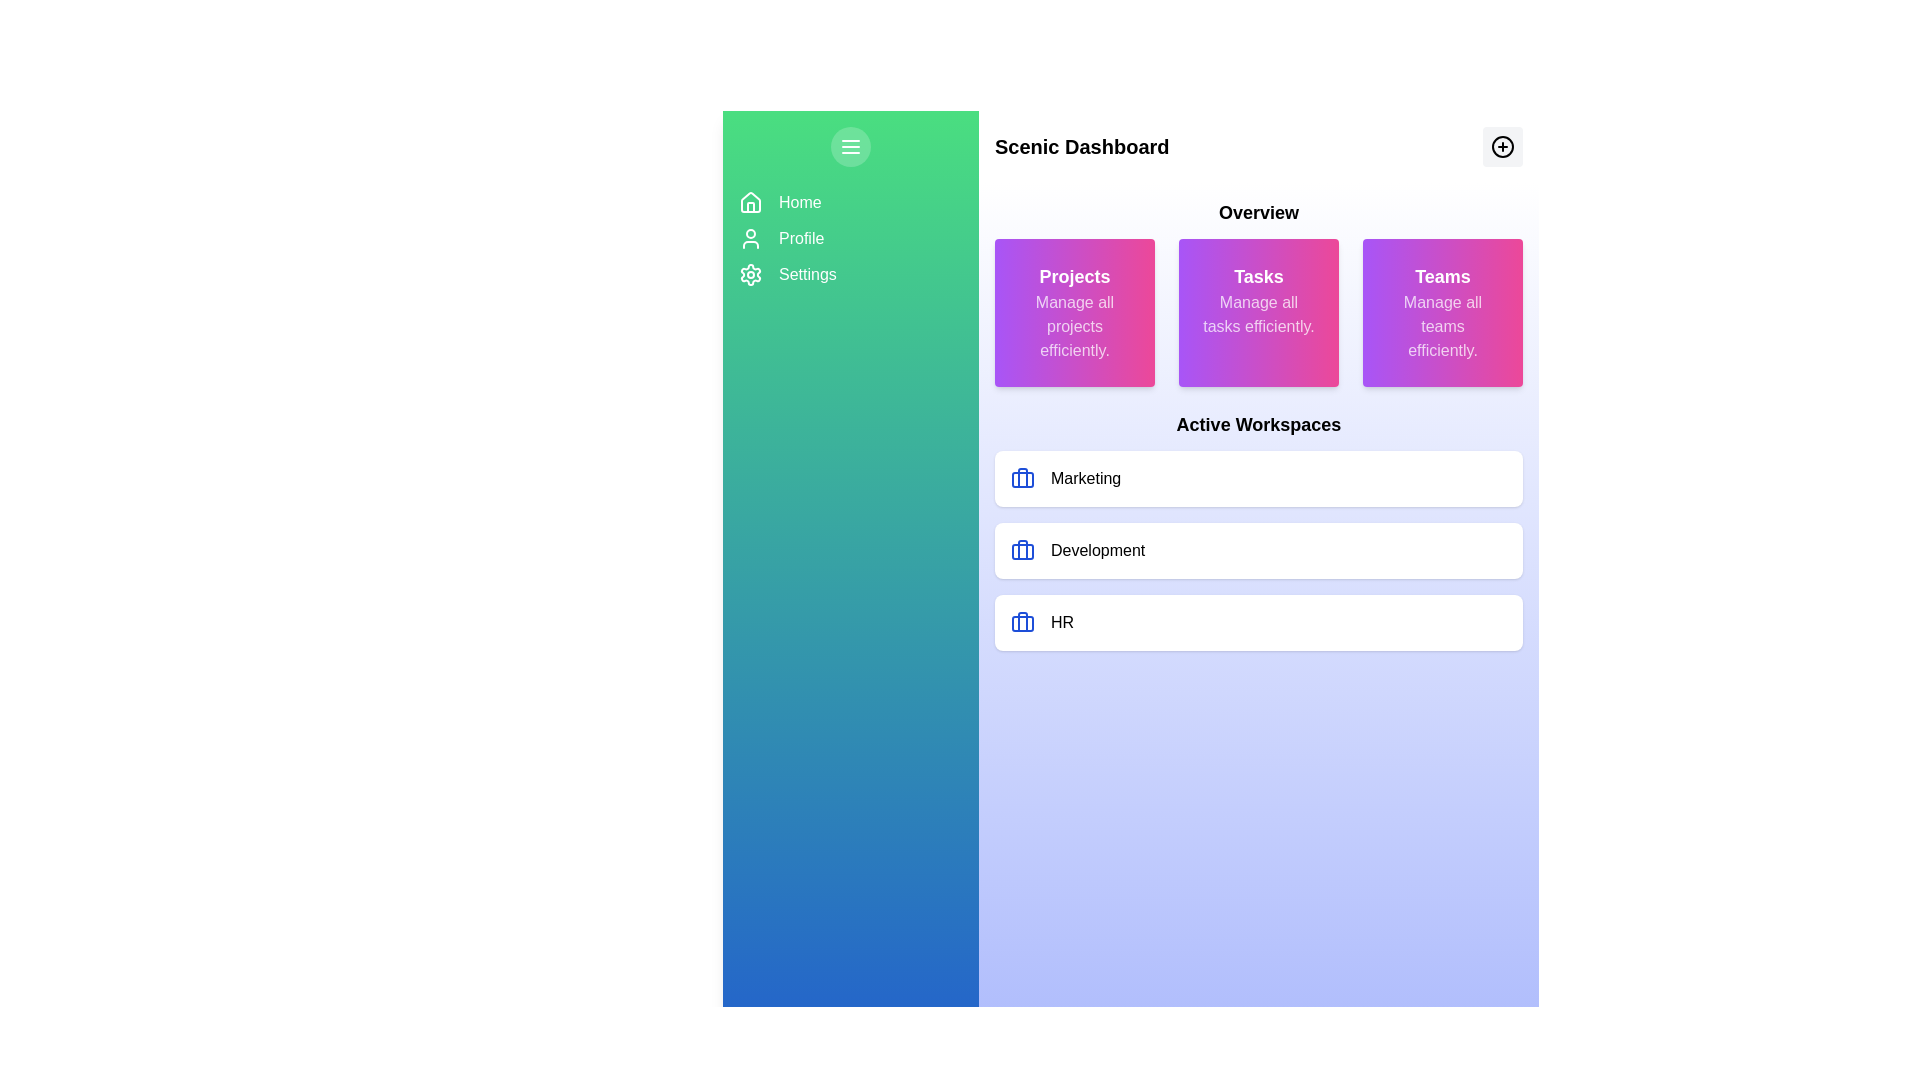  Describe the element at coordinates (1022, 622) in the screenshot. I see `the briefcase icon representing the HR workspace, located to the left of the 'HR' text in the Active Workspaces section` at that location.